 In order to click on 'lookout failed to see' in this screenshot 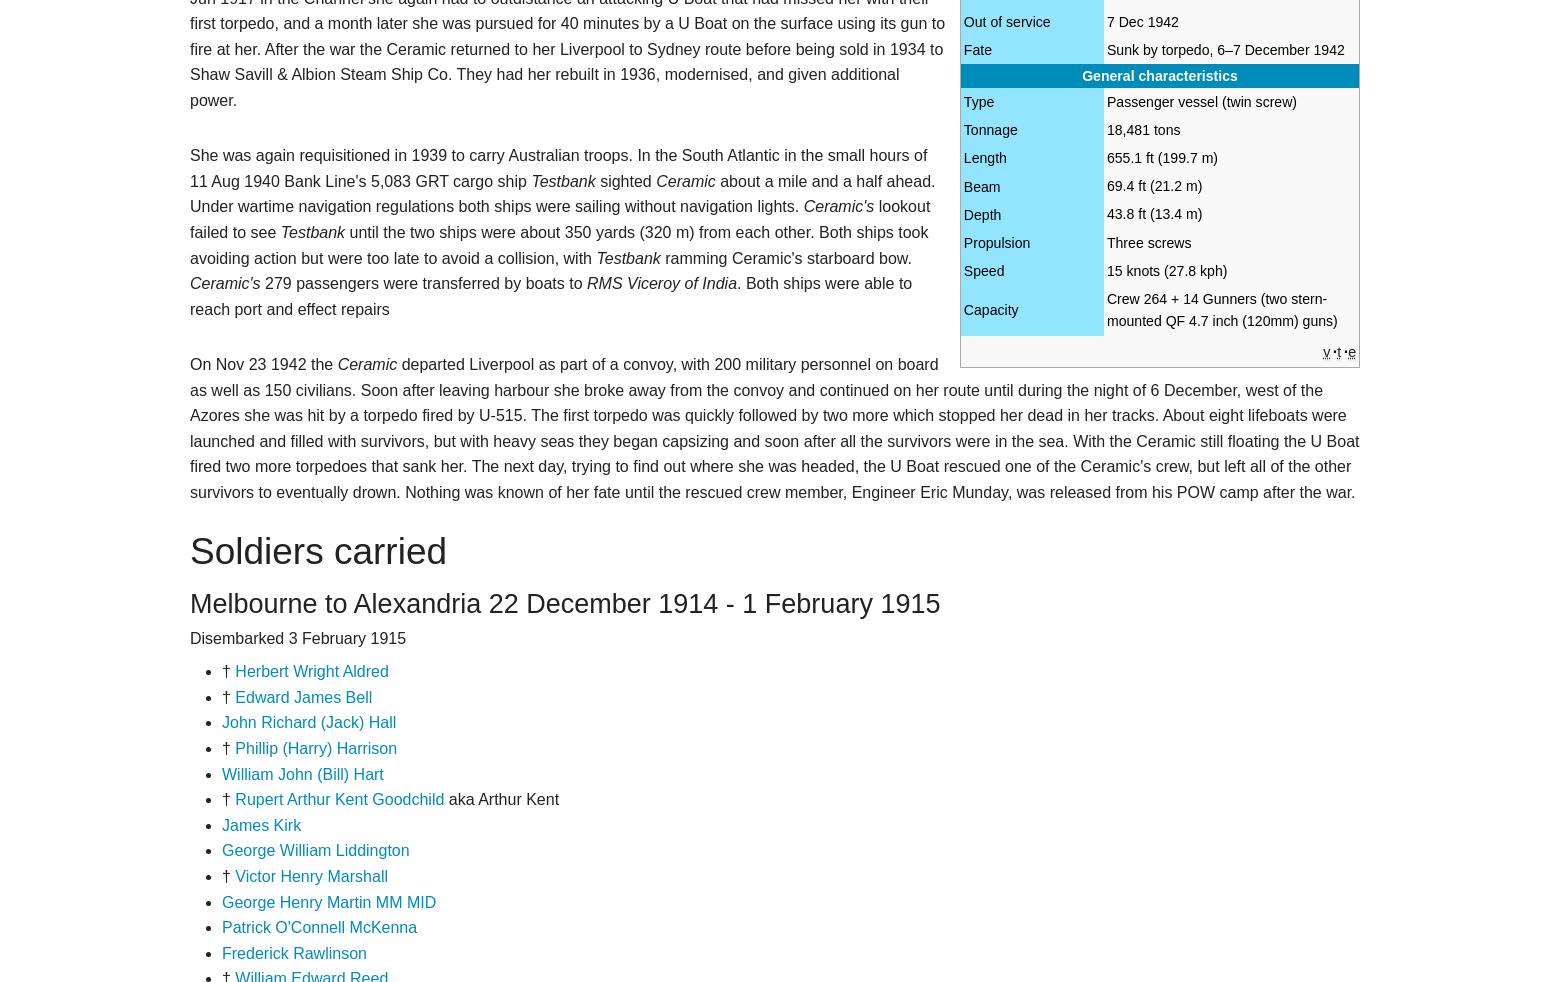, I will do `click(560, 218)`.